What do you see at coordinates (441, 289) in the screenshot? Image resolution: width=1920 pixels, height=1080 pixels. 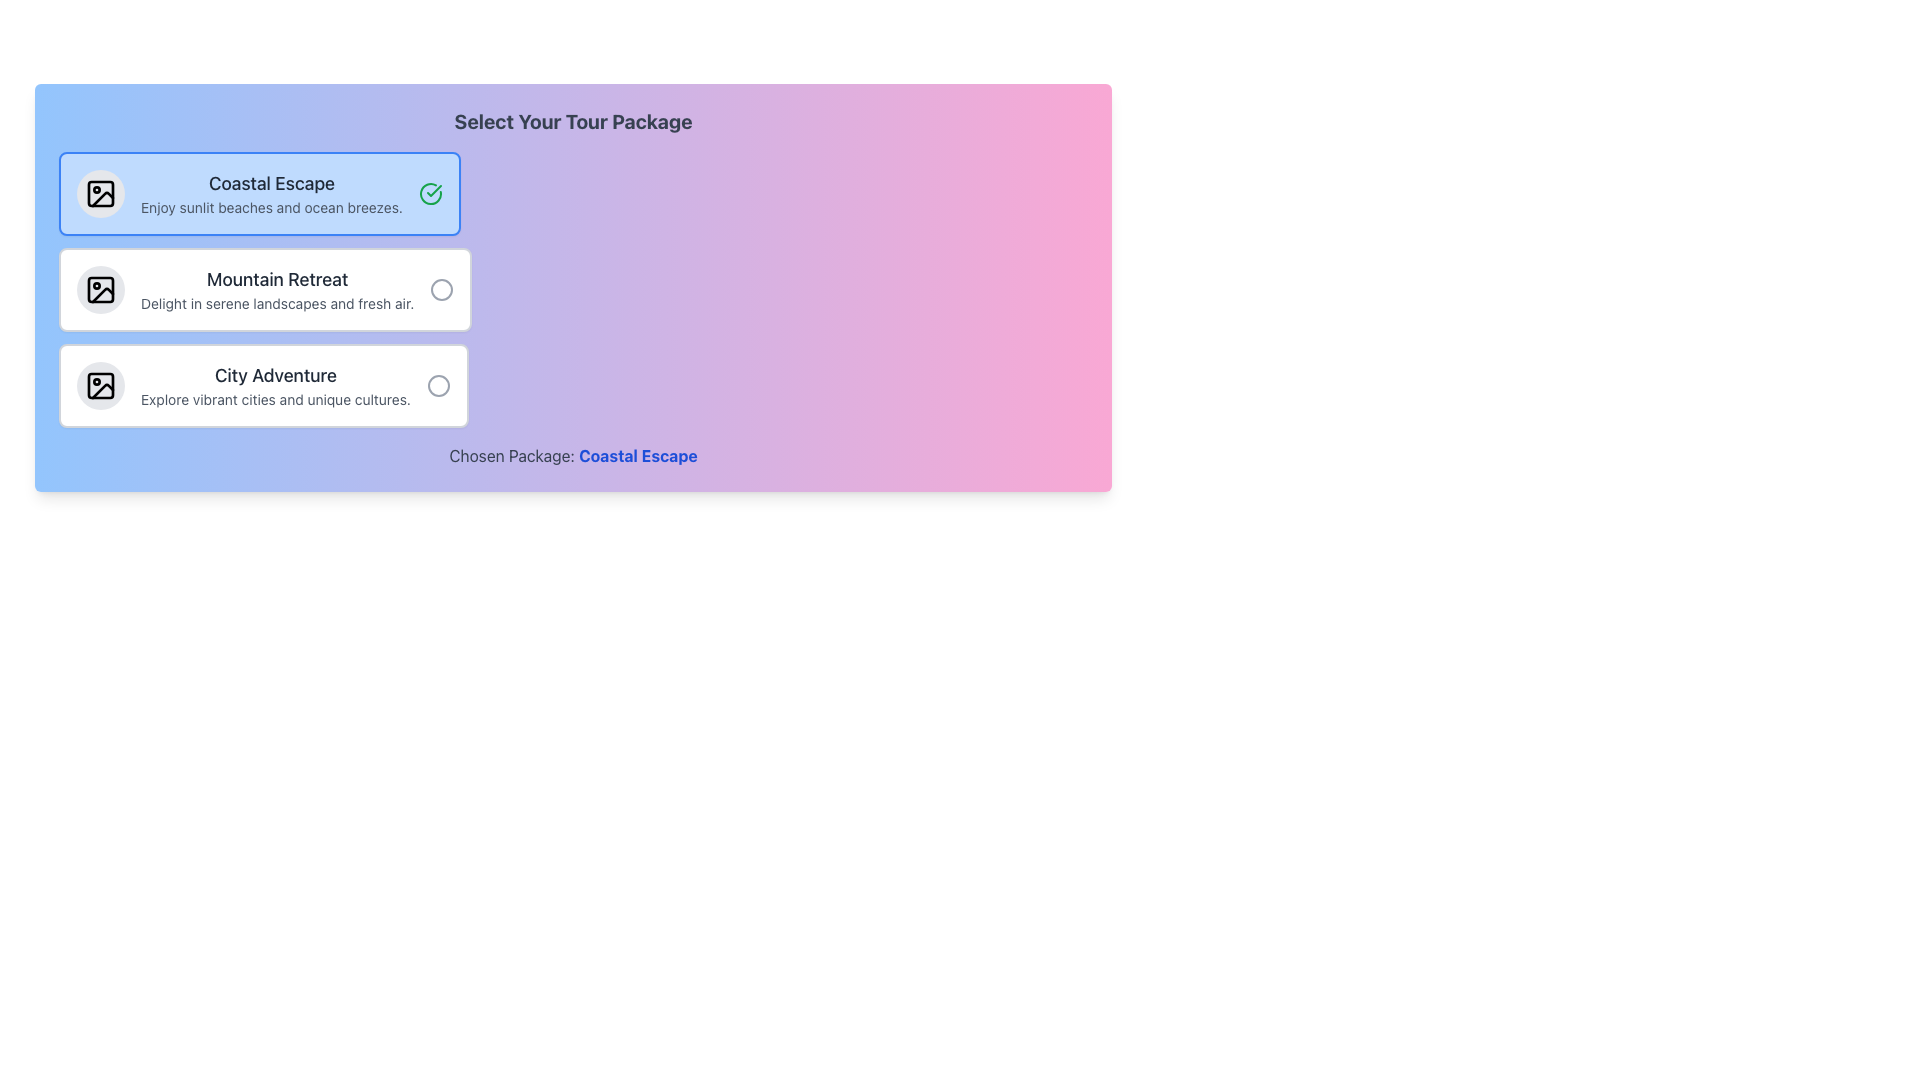 I see `the radio button styled with a gray border adjacent to the 'Mountain Retreat' option in the list` at bounding box center [441, 289].